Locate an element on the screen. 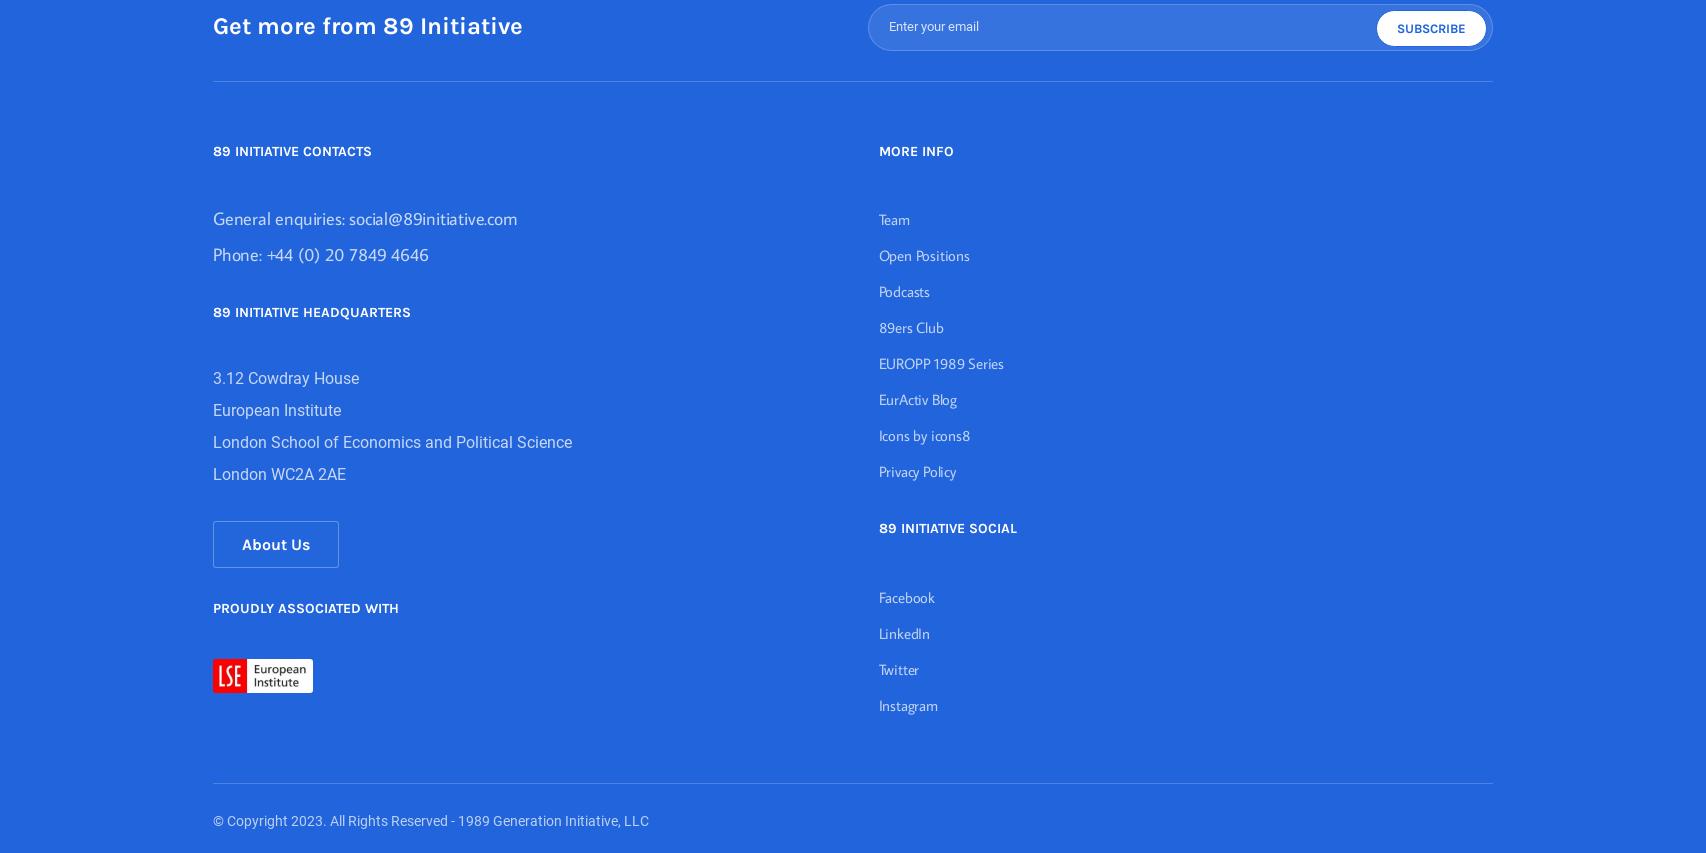 Image resolution: width=1706 pixels, height=853 pixels. 'About Us' is located at coordinates (276, 543).